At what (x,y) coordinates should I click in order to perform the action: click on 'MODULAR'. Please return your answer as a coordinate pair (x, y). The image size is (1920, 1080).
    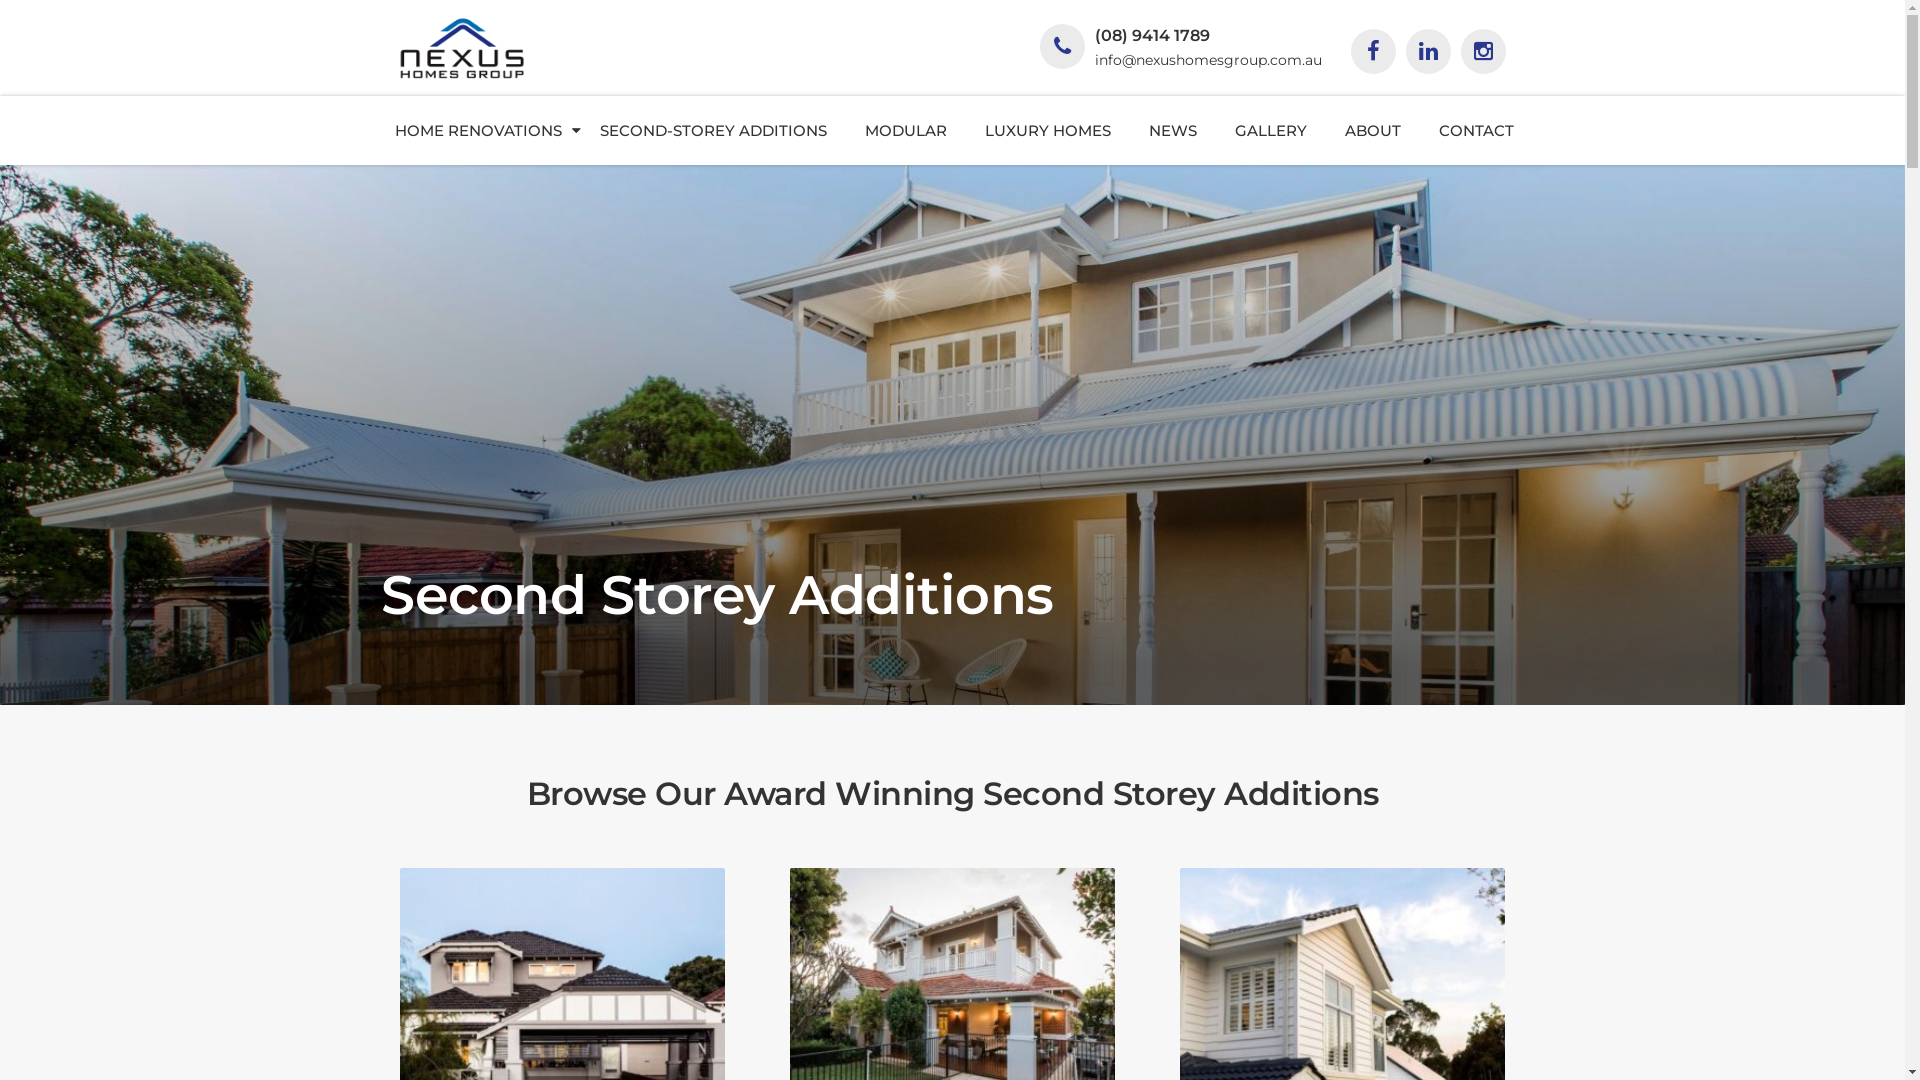
    Looking at the image, I should click on (845, 130).